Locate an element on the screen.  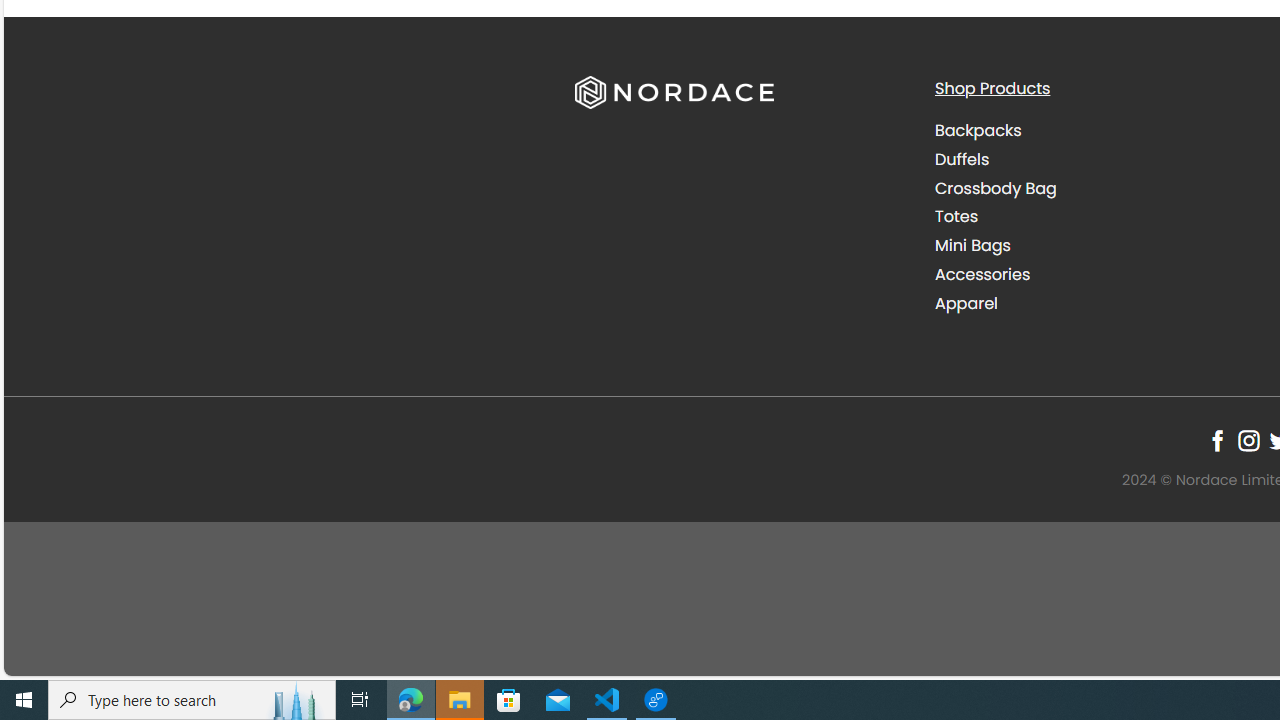
'Duffels' is located at coordinates (1098, 158).